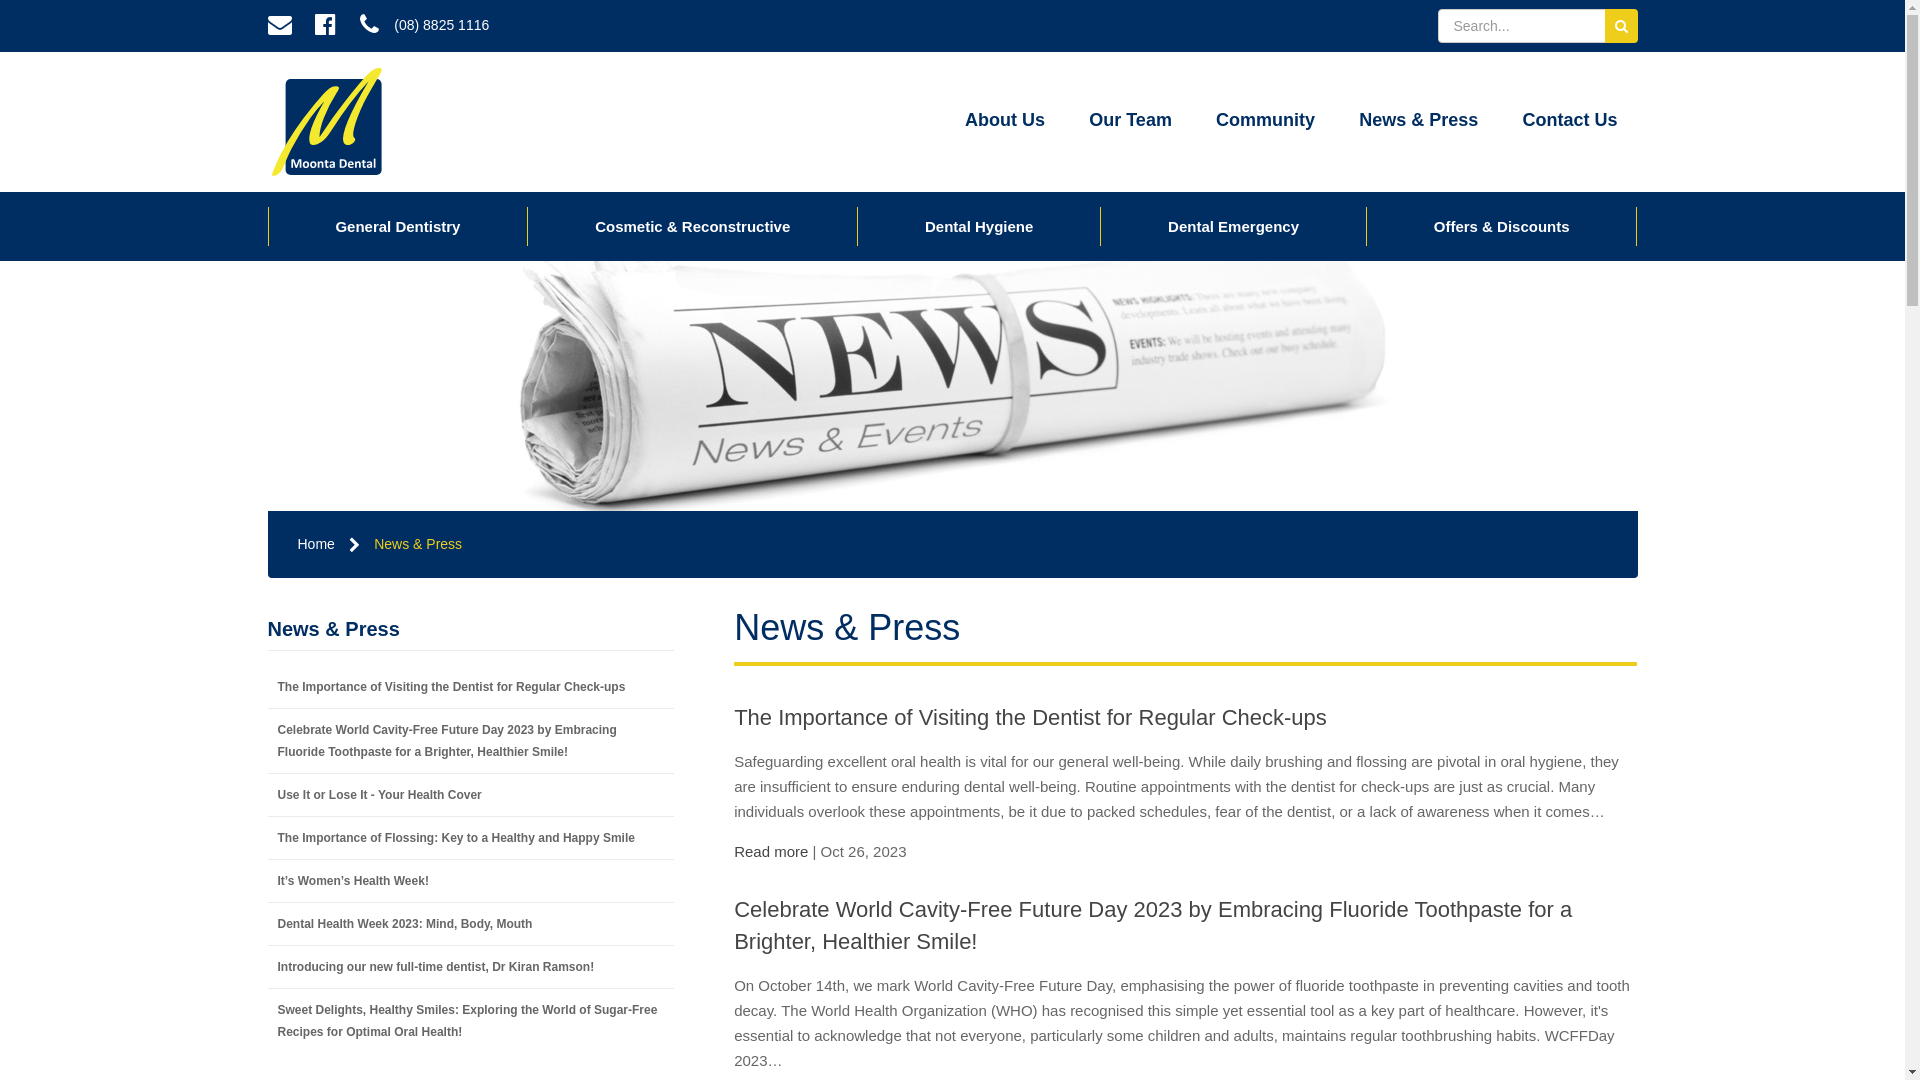  Describe the element at coordinates (267, 924) in the screenshot. I see `'Dental Health Week 2023: Mind, Body, Mouth'` at that location.